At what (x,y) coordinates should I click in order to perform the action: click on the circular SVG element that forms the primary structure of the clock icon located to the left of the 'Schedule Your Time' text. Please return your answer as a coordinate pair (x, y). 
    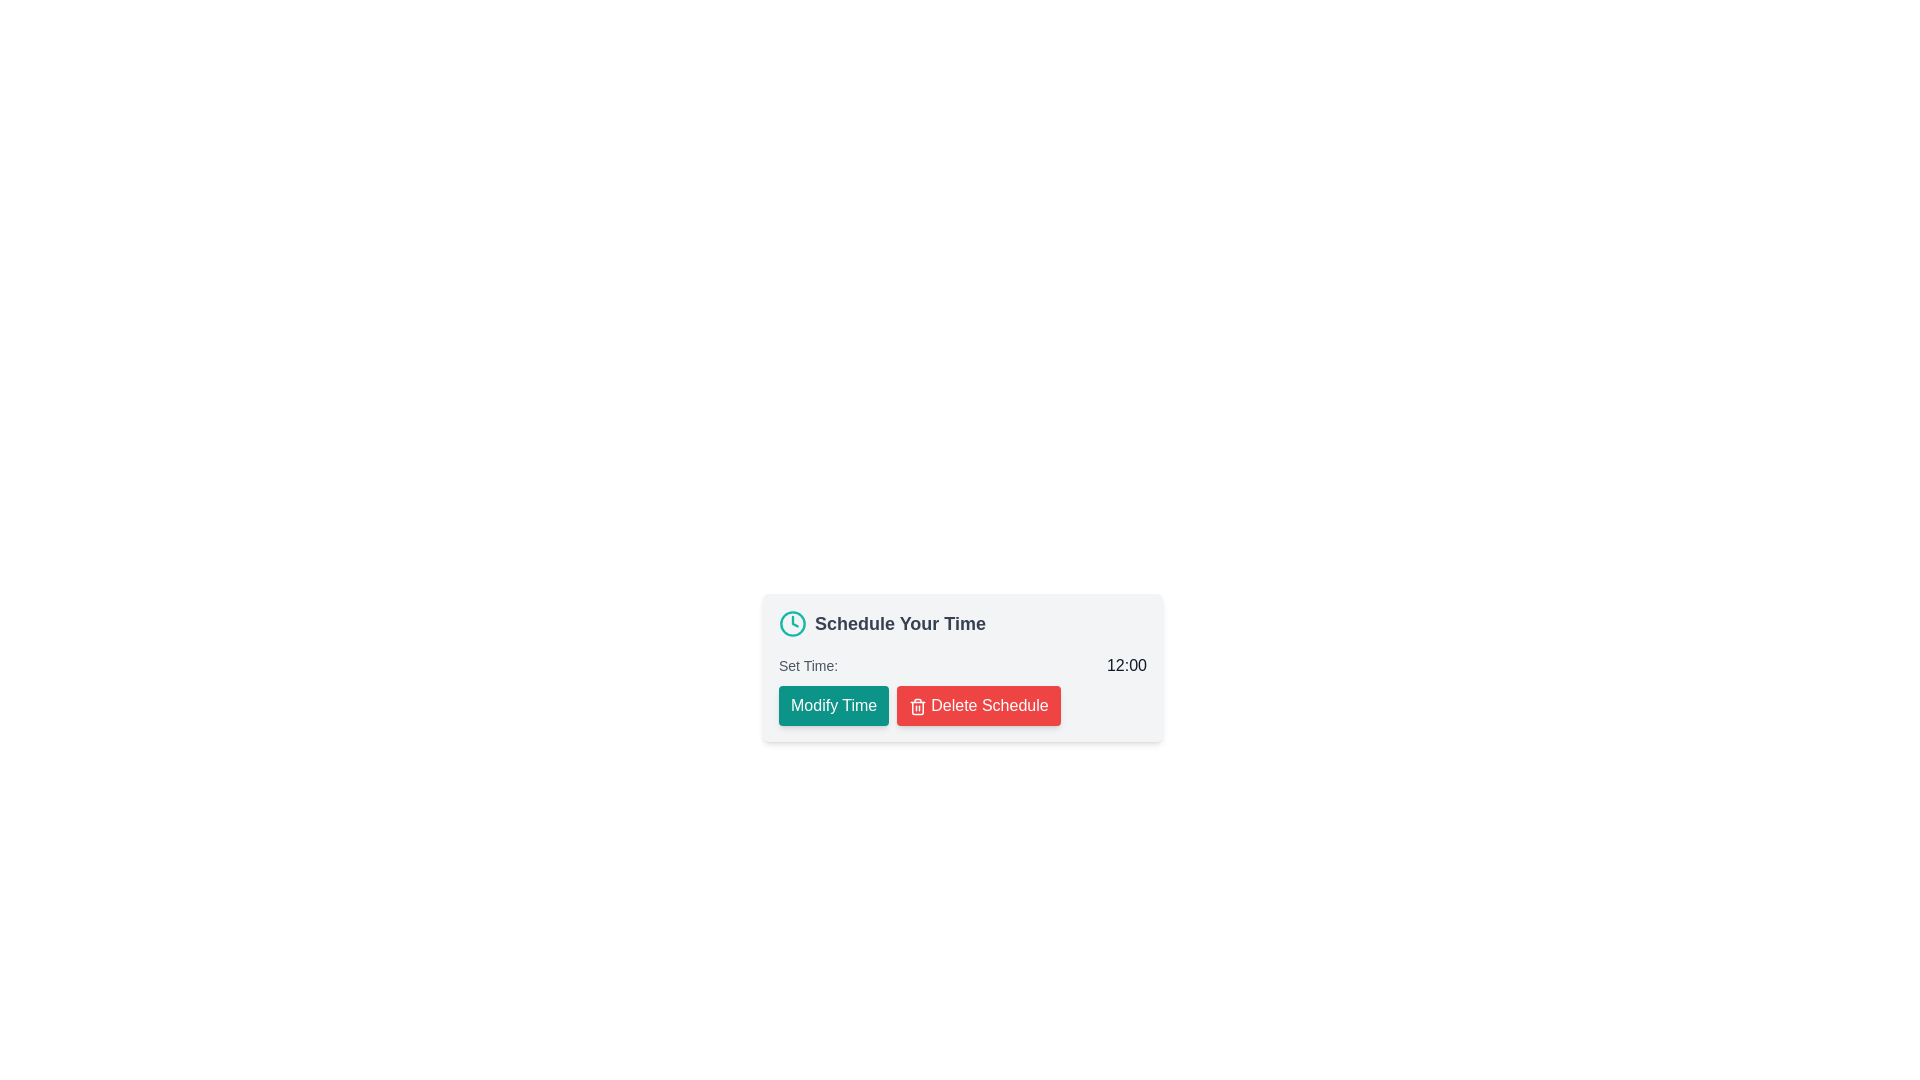
    Looking at the image, I should click on (791, 623).